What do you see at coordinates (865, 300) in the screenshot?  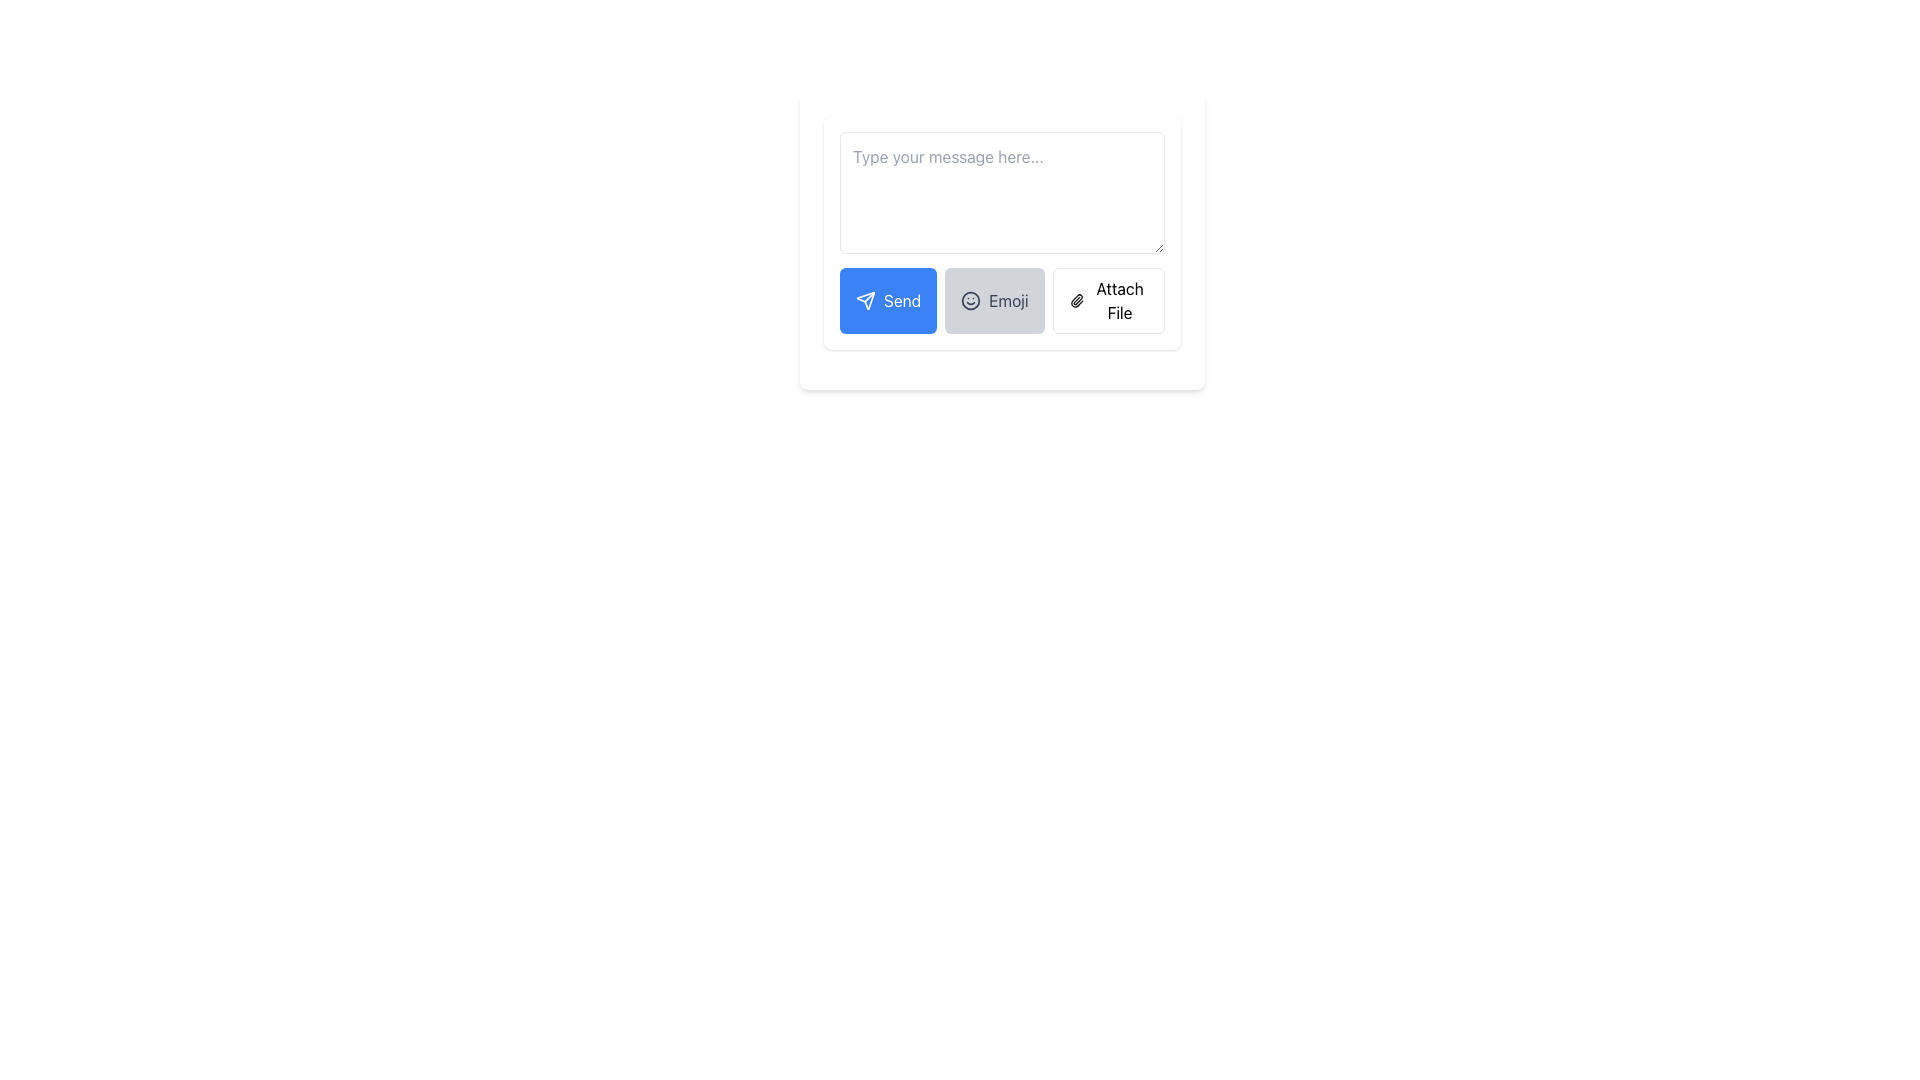 I see `the send action icon located to the left of the 'Send' text within the button, which is the first element in a row of controls below the text input box` at bounding box center [865, 300].